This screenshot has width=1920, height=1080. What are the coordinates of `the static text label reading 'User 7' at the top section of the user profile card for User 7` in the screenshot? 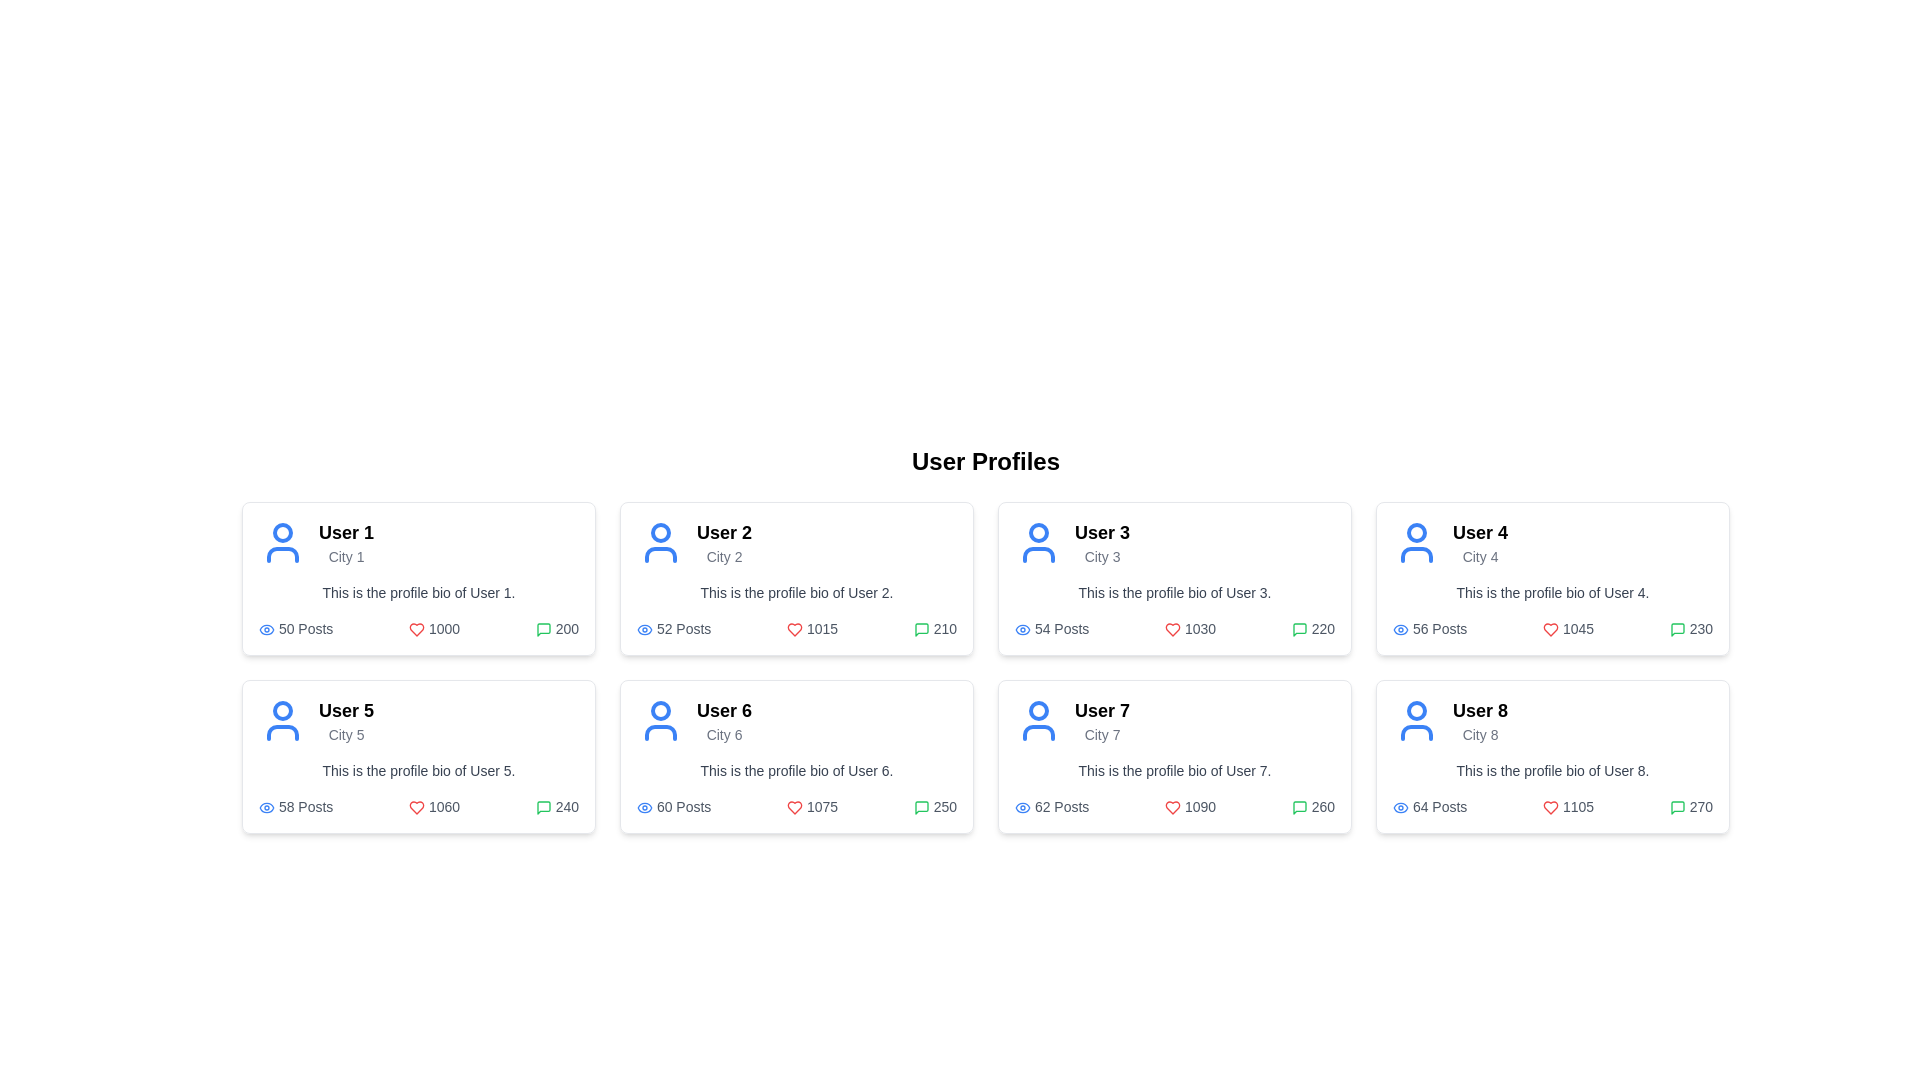 It's located at (1101, 709).